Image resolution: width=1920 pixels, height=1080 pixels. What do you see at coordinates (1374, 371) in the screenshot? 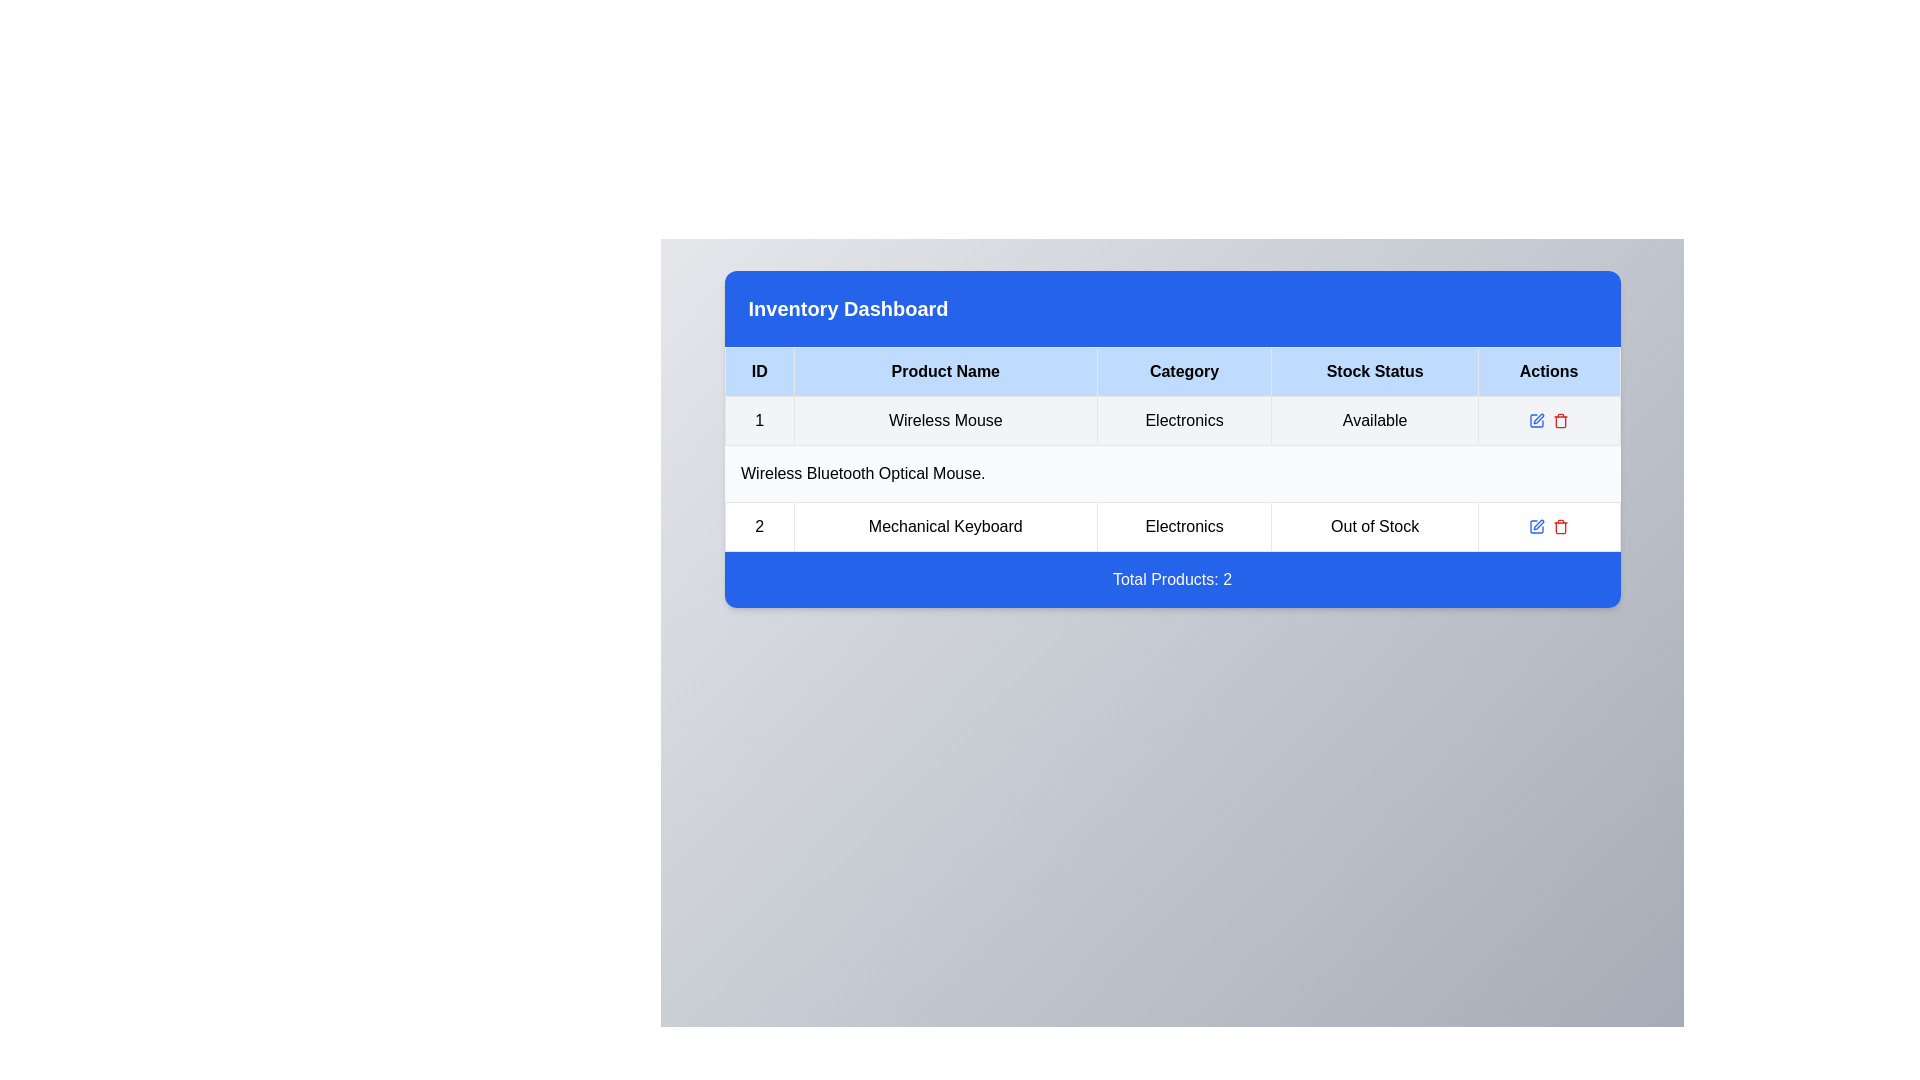
I see `the static label indicating stock status in the fourth column header of the Inventory Dashboard table` at bounding box center [1374, 371].